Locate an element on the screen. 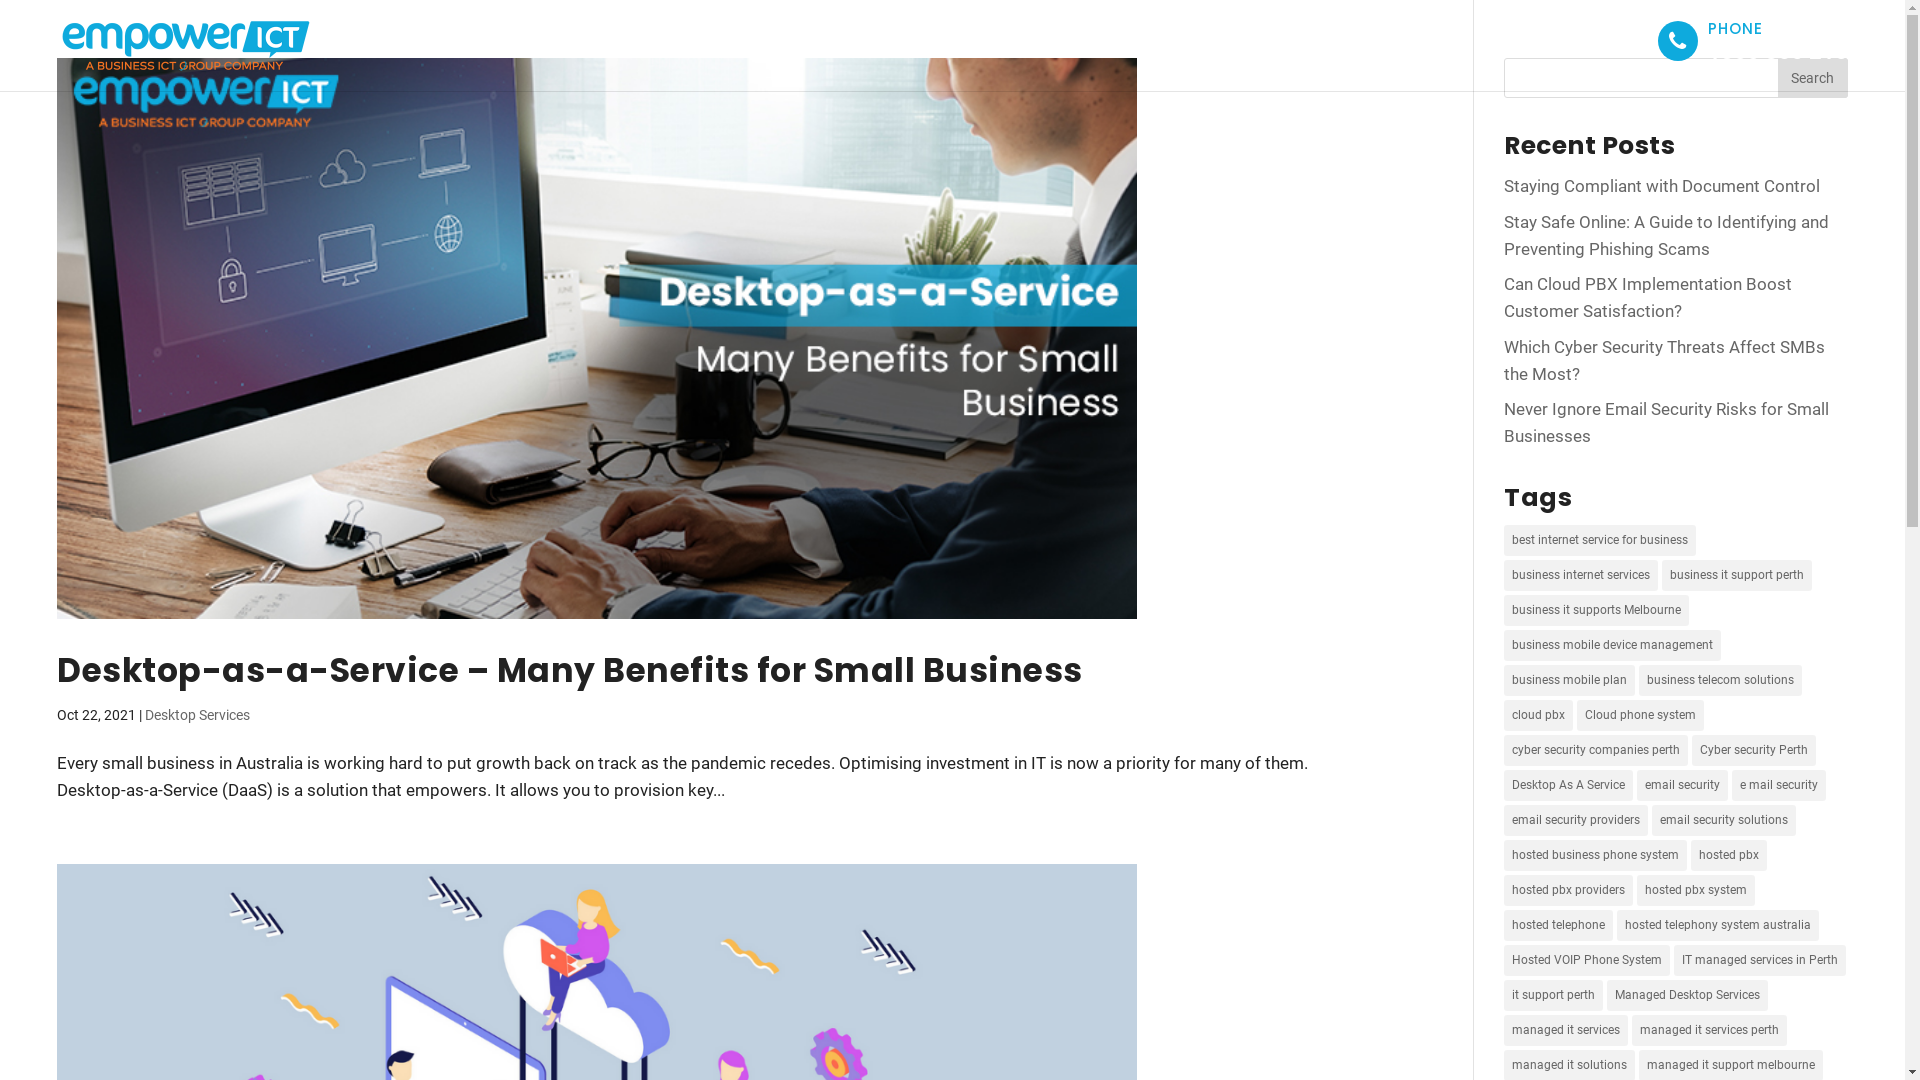 The width and height of the screenshot is (1920, 1080). 'Search' is located at coordinates (1777, 76).